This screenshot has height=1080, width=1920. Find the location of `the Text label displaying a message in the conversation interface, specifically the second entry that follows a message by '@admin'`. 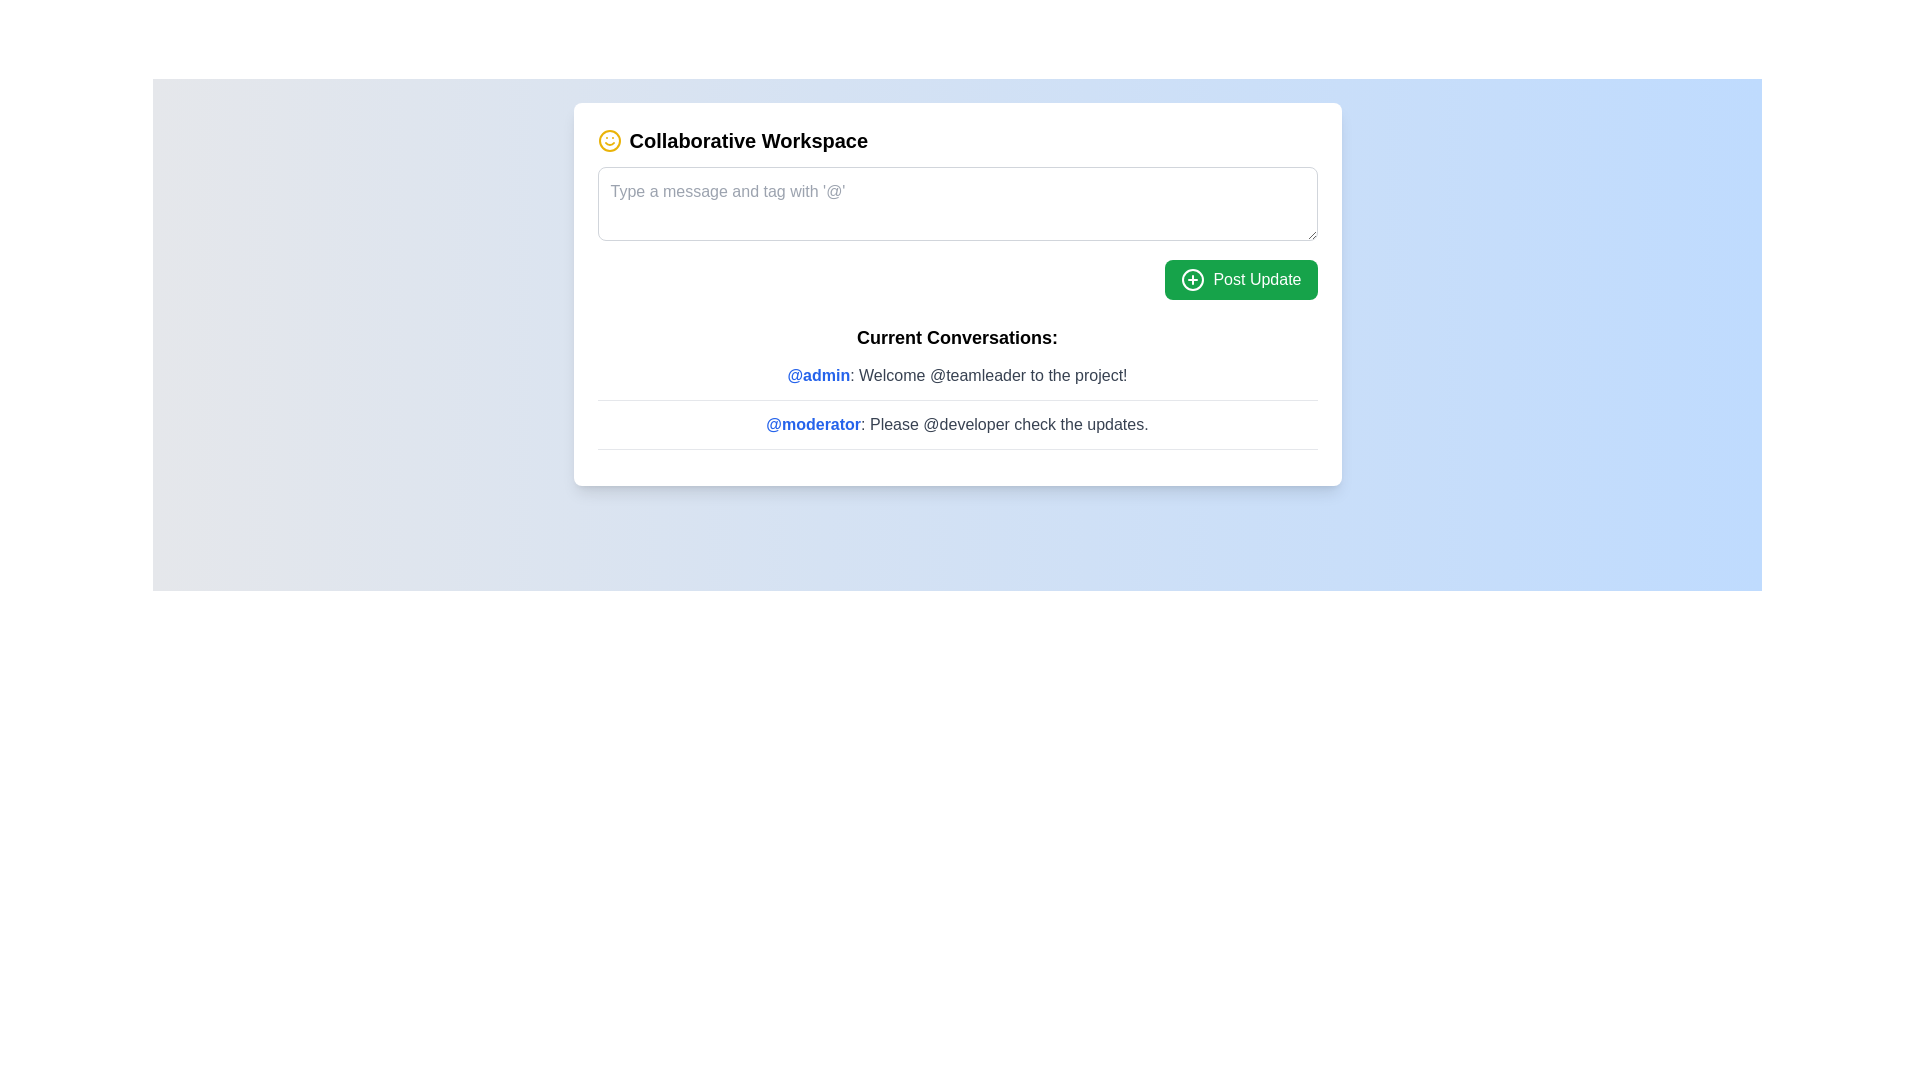

the Text label displaying a message in the conversation interface, specifically the second entry that follows a message by '@admin' is located at coordinates (956, 423).